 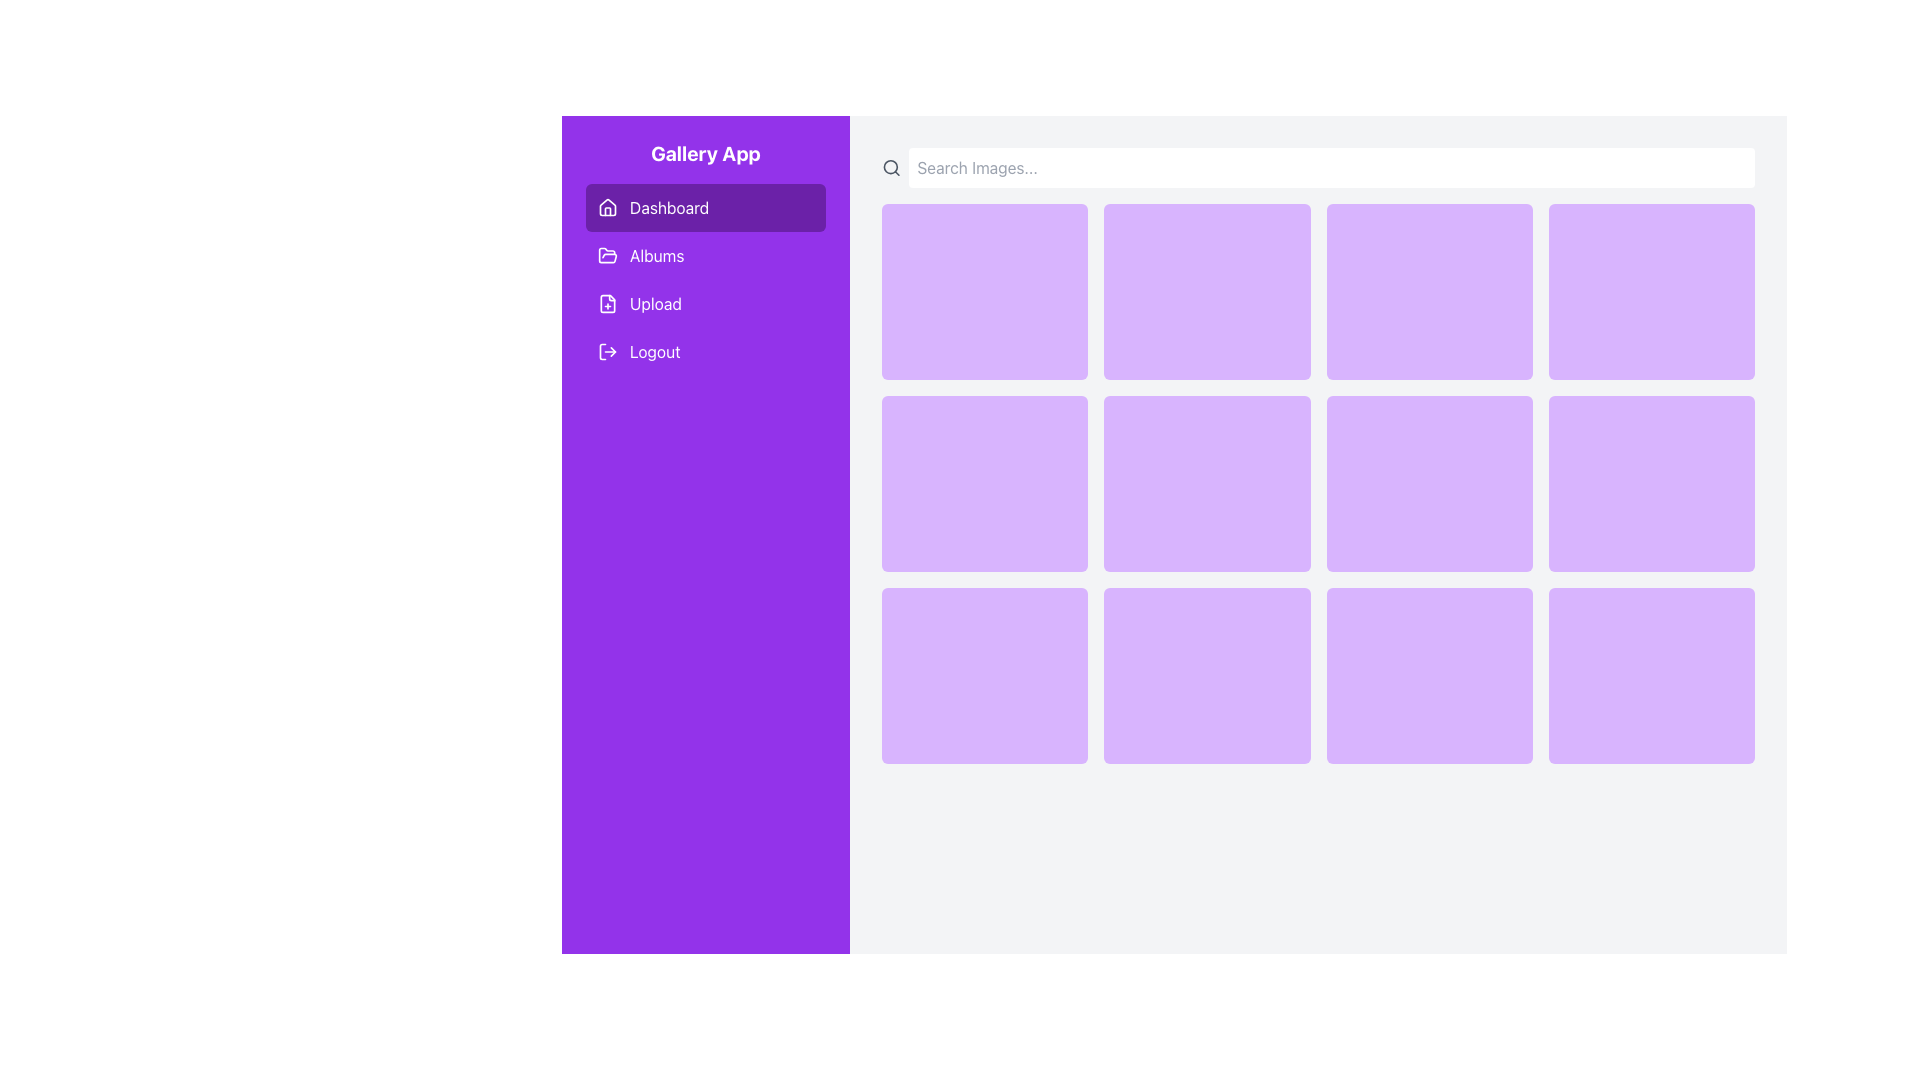 What do you see at coordinates (657, 254) in the screenshot?
I see `the static text label displaying 'Albums' in the vertical navigation bar on the left side of the application` at bounding box center [657, 254].